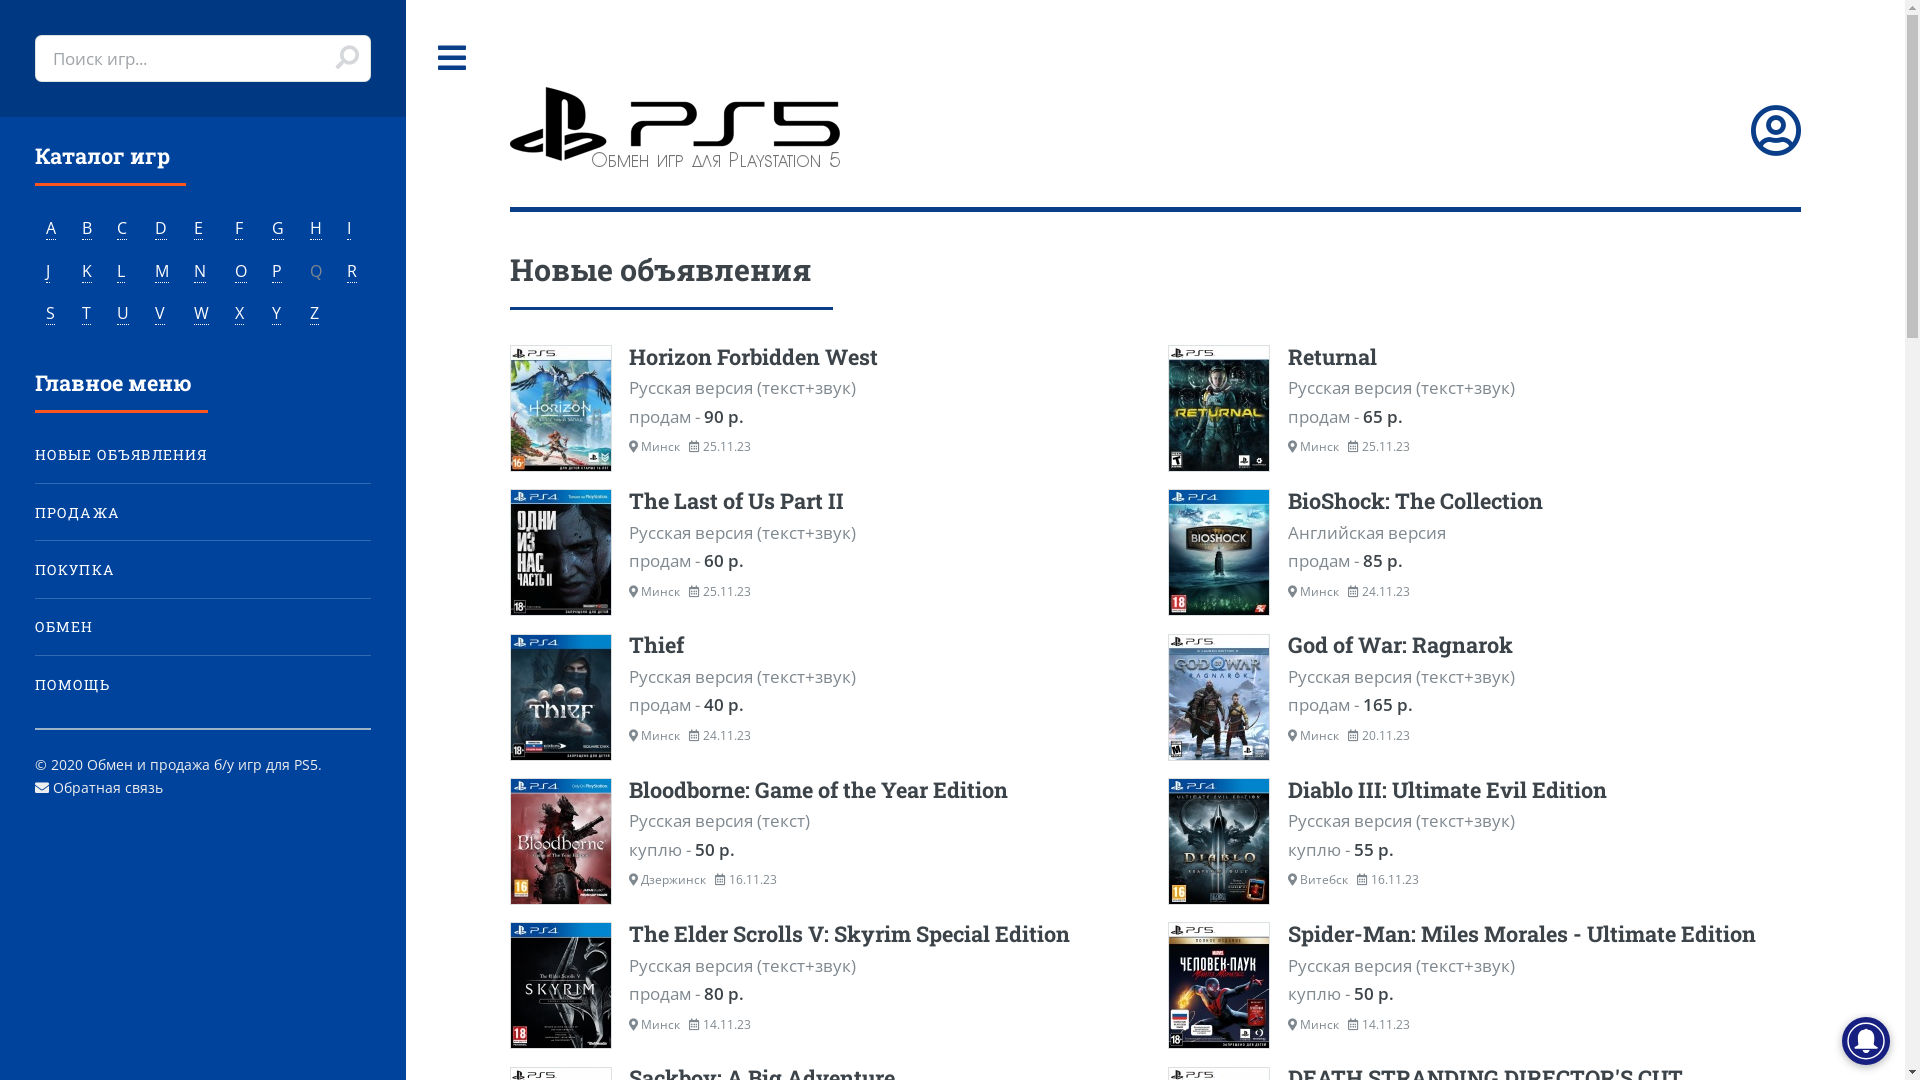  Describe the element at coordinates (193, 271) in the screenshot. I see `'N'` at that location.